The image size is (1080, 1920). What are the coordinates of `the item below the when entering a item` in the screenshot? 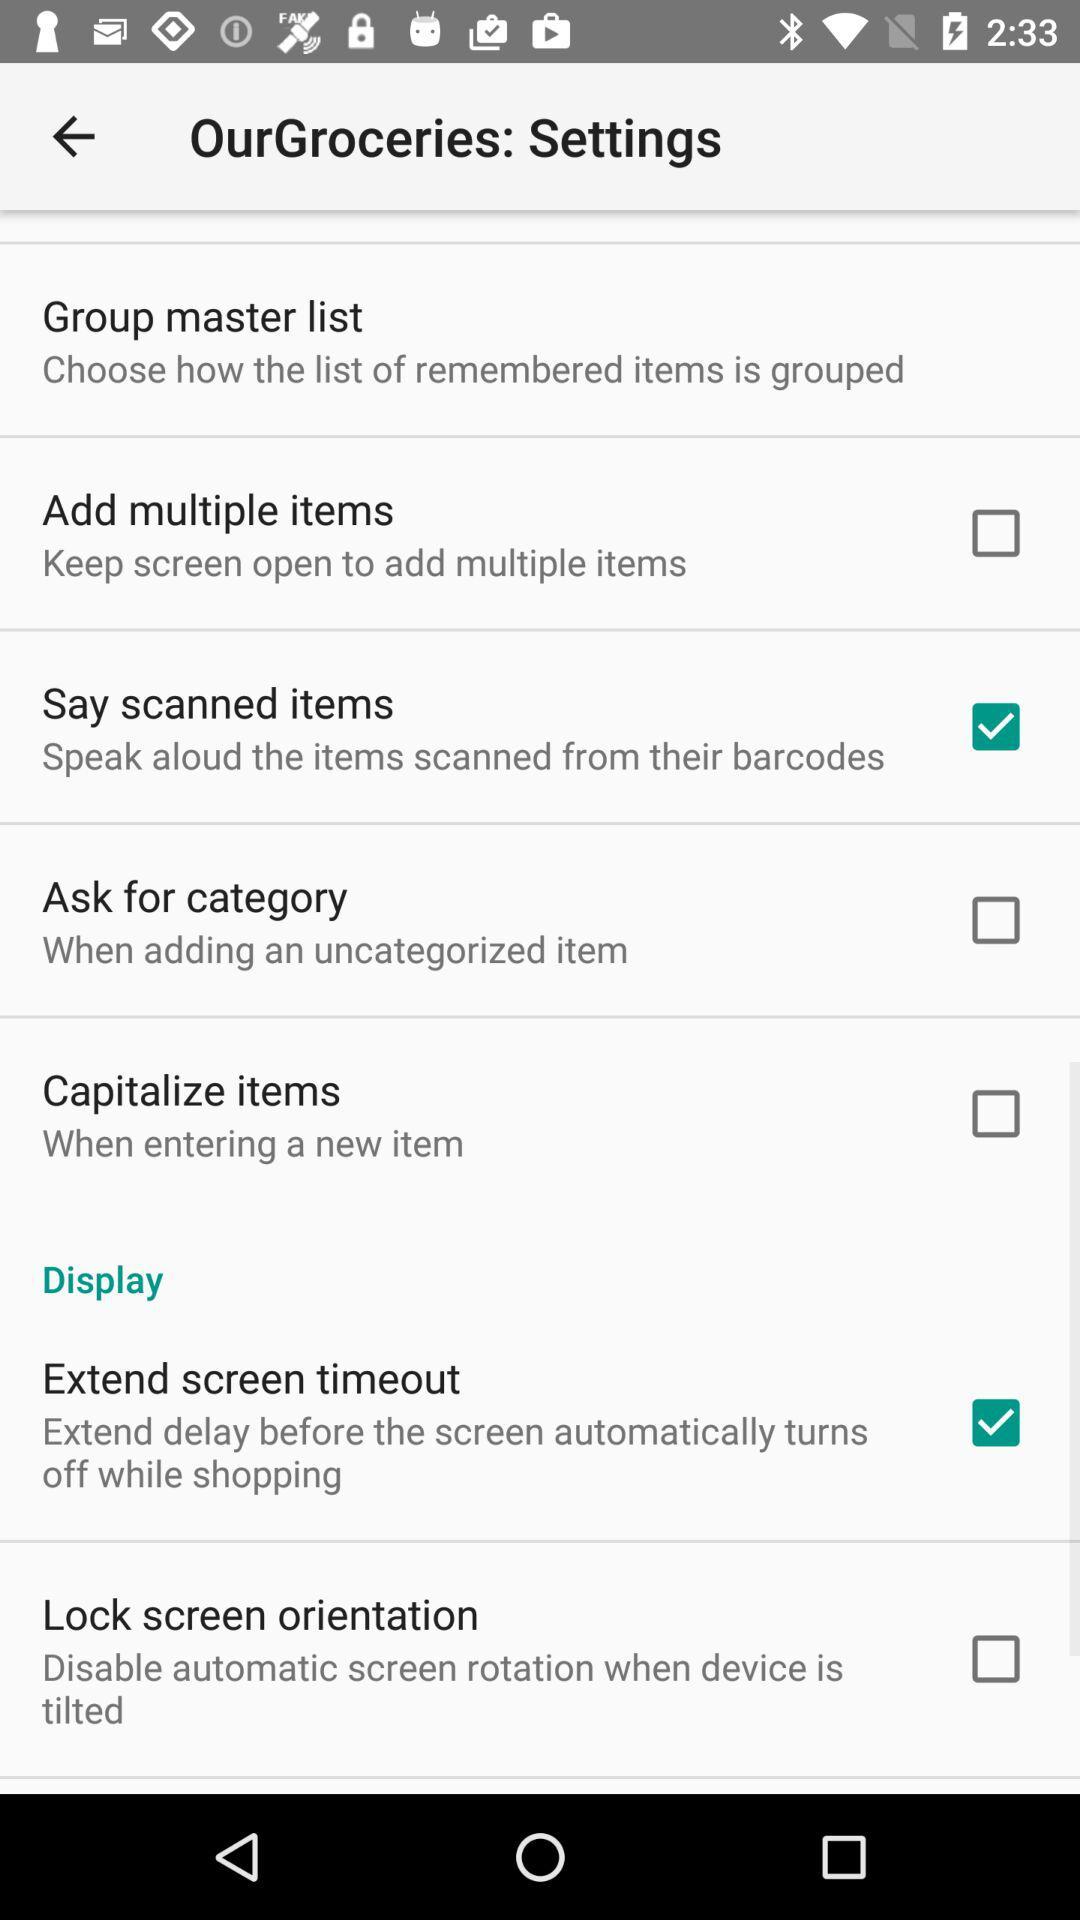 It's located at (540, 1256).